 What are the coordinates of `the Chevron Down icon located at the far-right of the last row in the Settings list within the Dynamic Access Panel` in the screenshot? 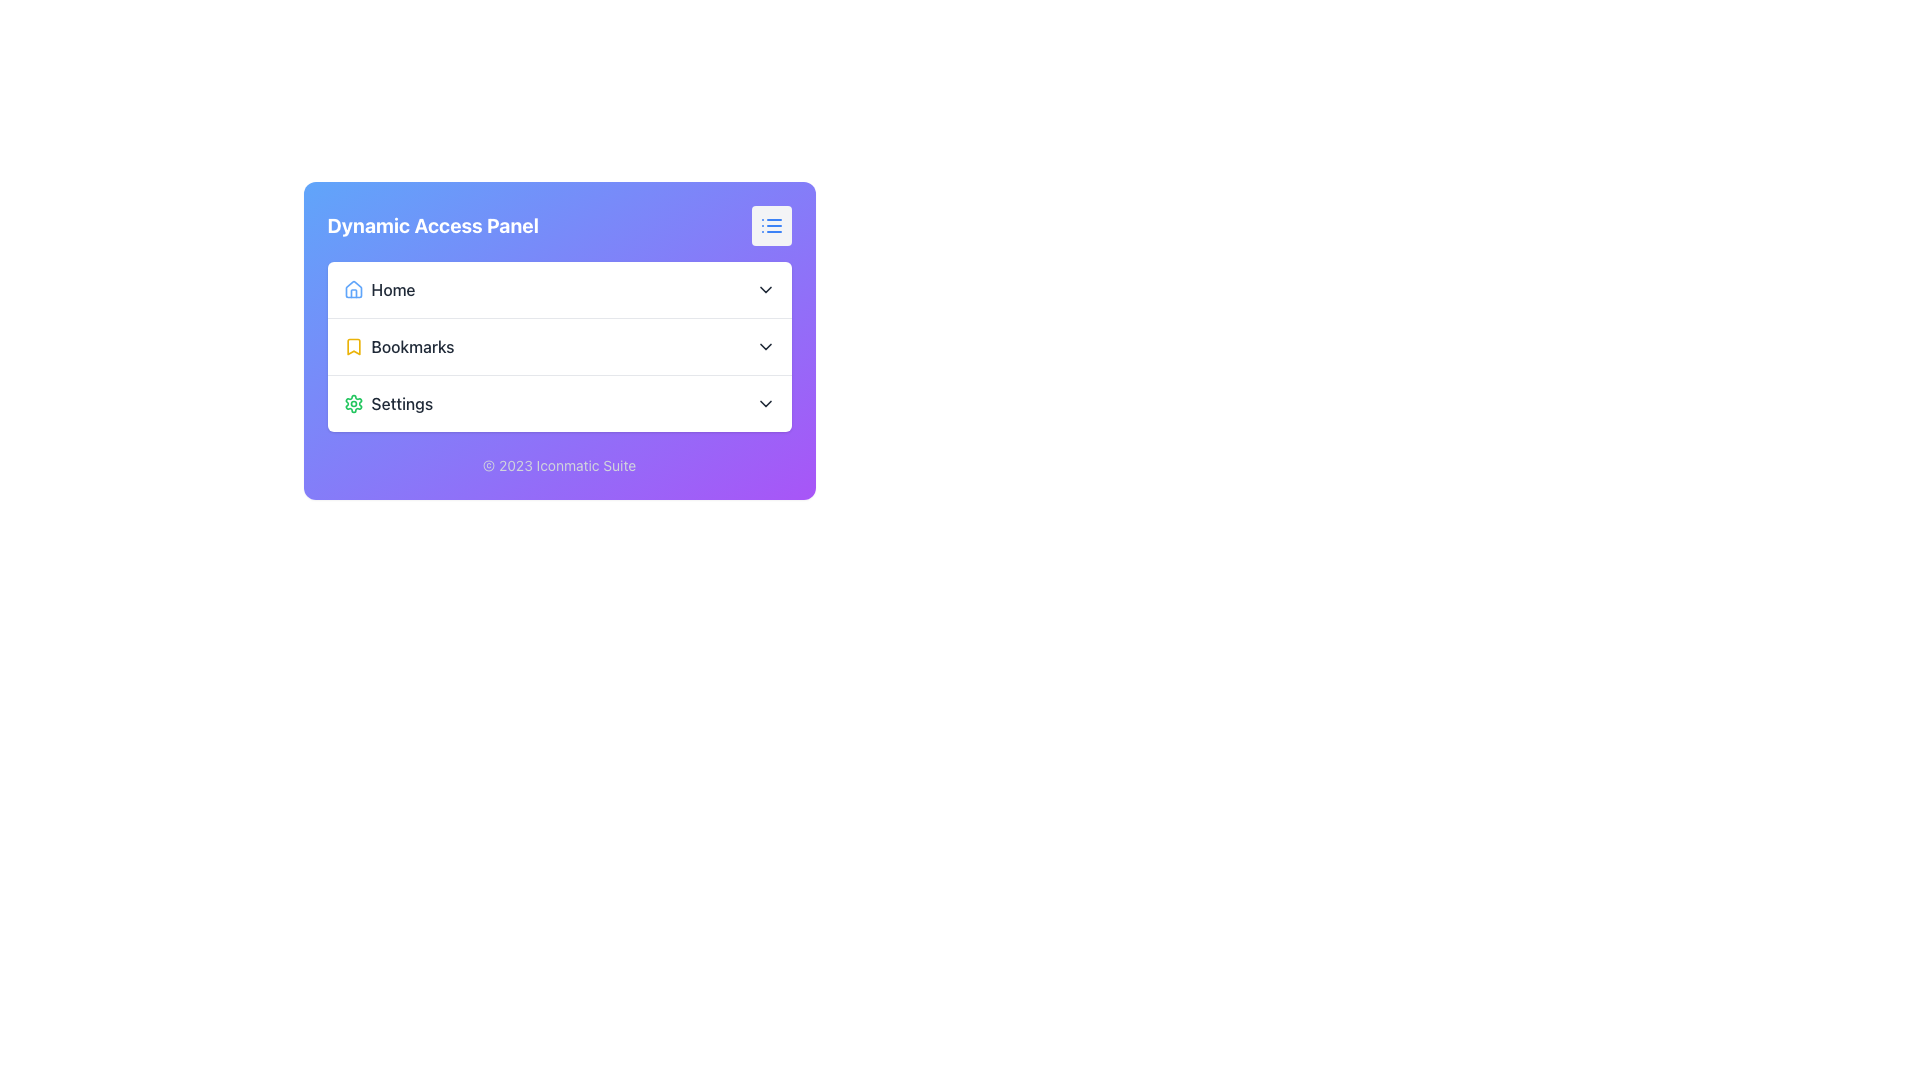 It's located at (764, 404).